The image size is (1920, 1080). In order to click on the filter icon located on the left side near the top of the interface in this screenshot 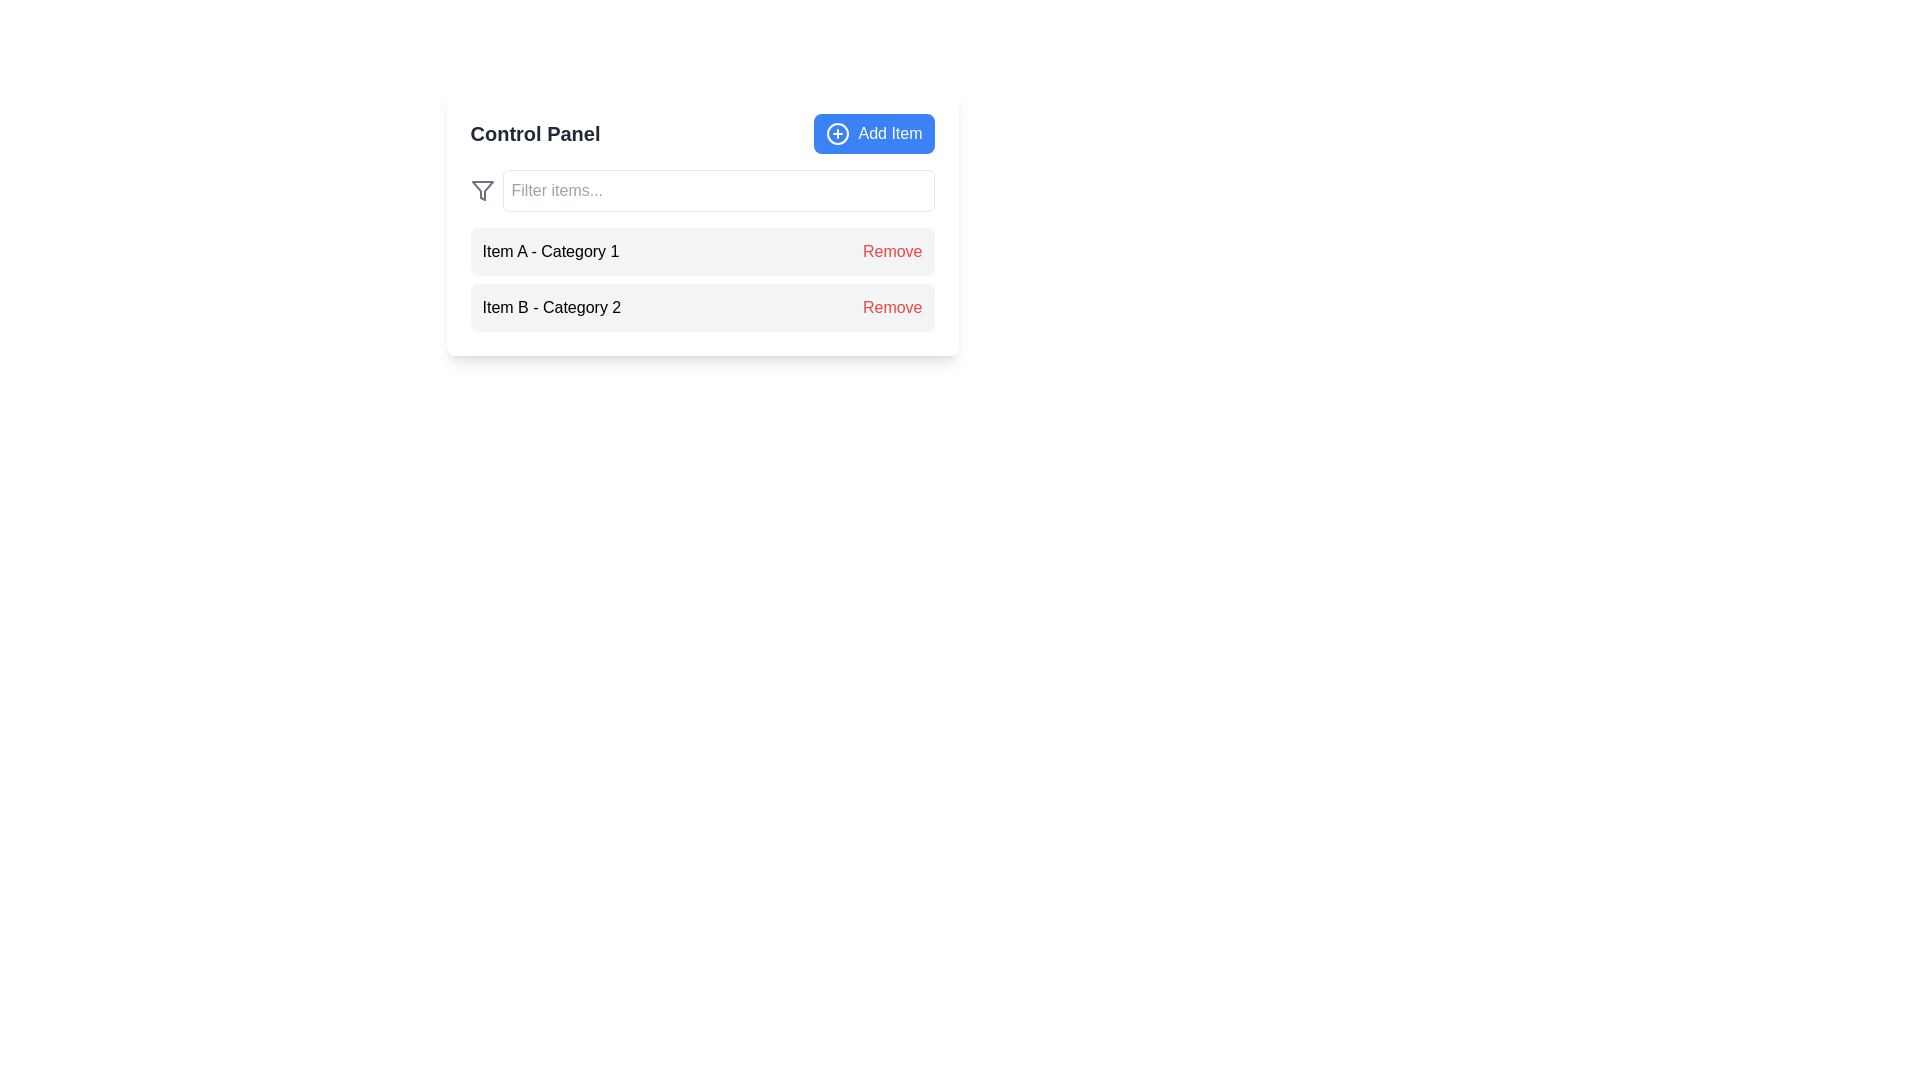, I will do `click(482, 191)`.